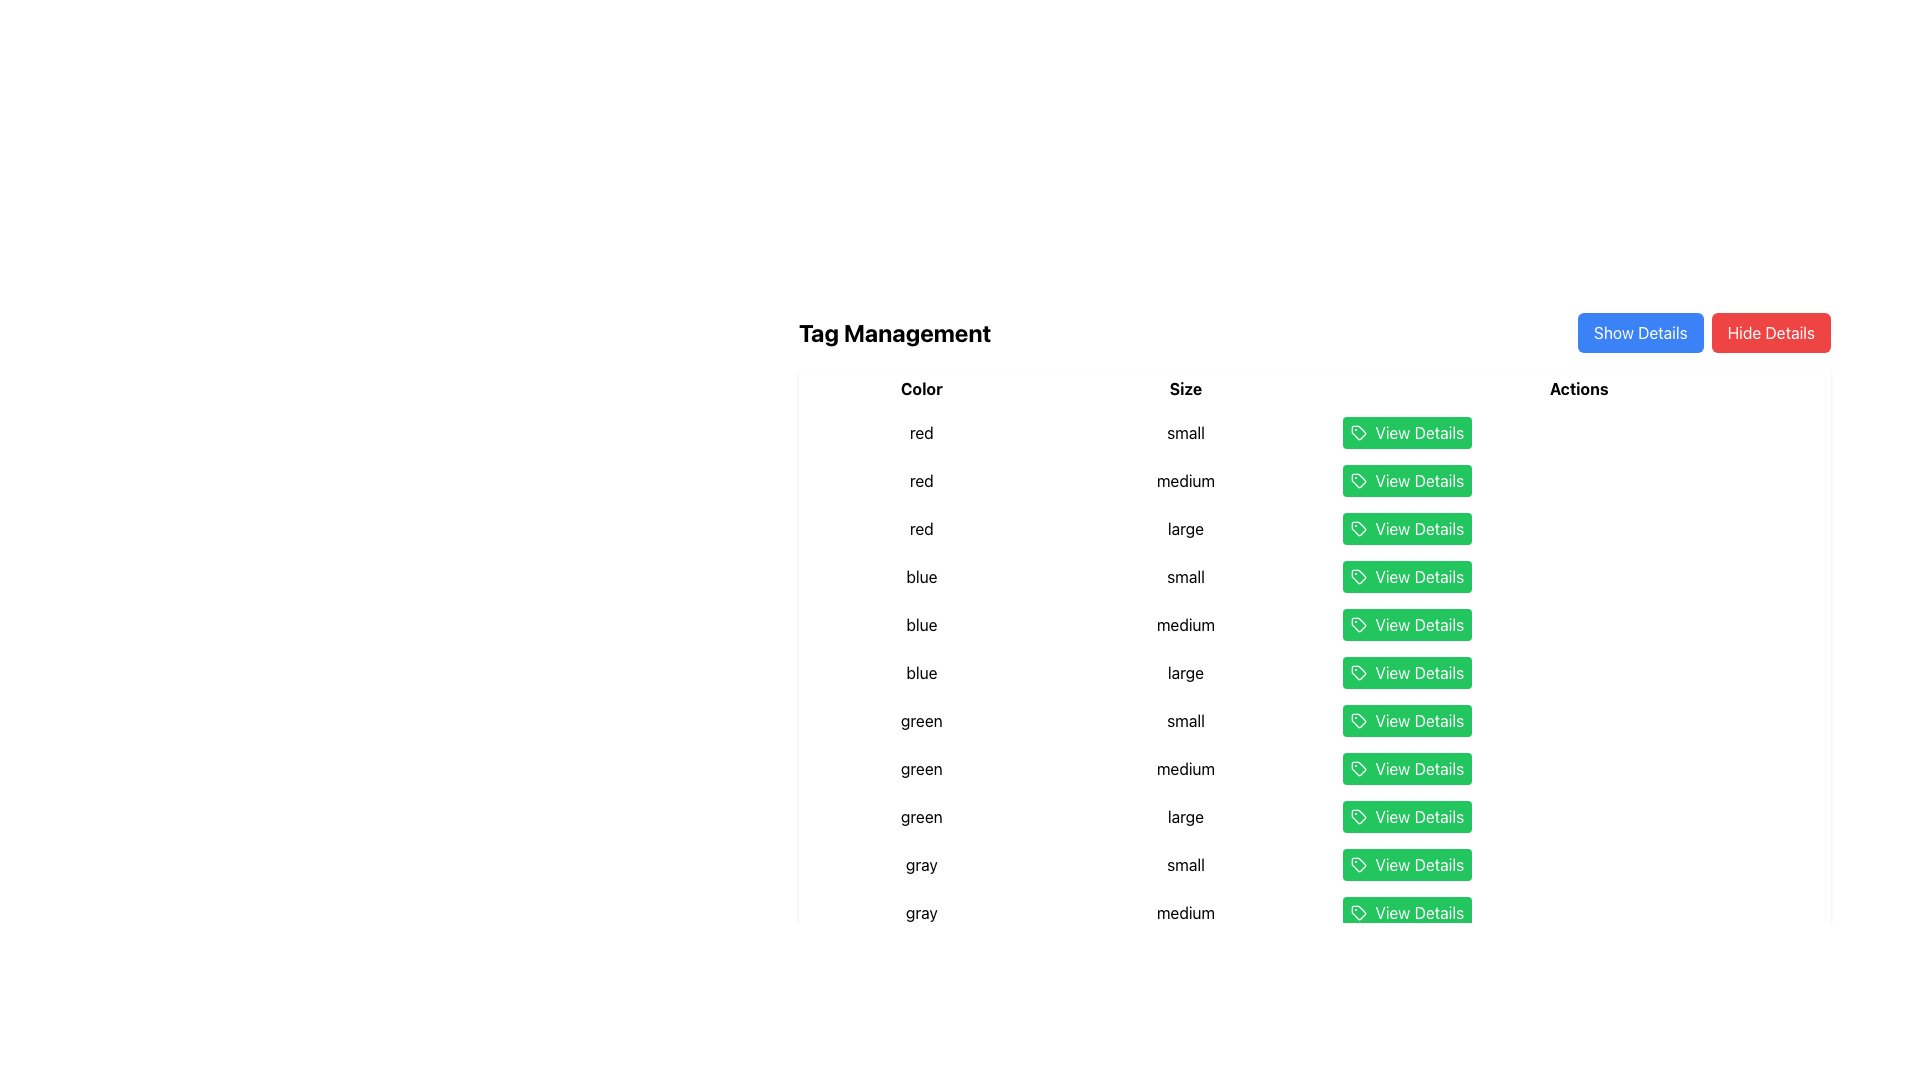  Describe the element at coordinates (1315, 817) in the screenshot. I see `the 'View Details' button in the 'large' green tag row of the 'Tag Management' table` at that location.